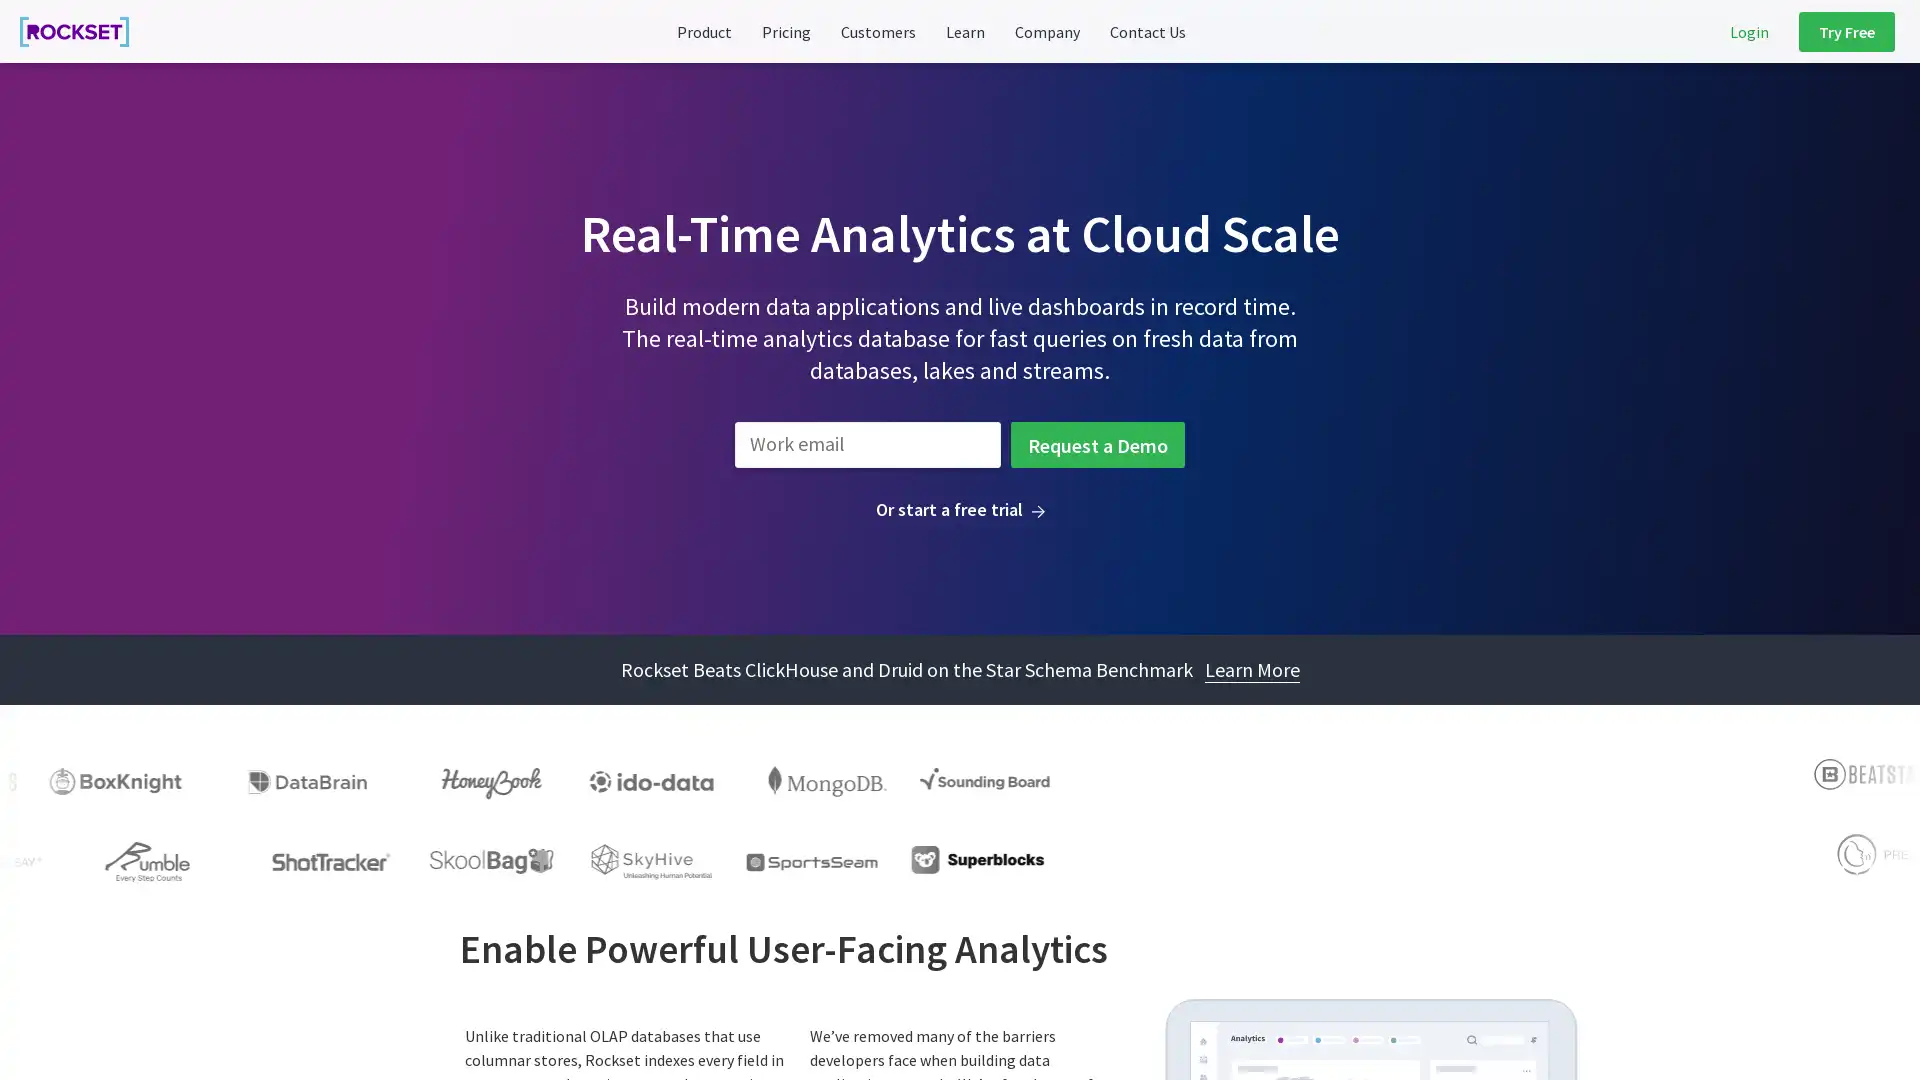 The height and width of the screenshot is (1080, 1920). Describe the element at coordinates (1097, 443) in the screenshot. I see `Request a Demo` at that location.